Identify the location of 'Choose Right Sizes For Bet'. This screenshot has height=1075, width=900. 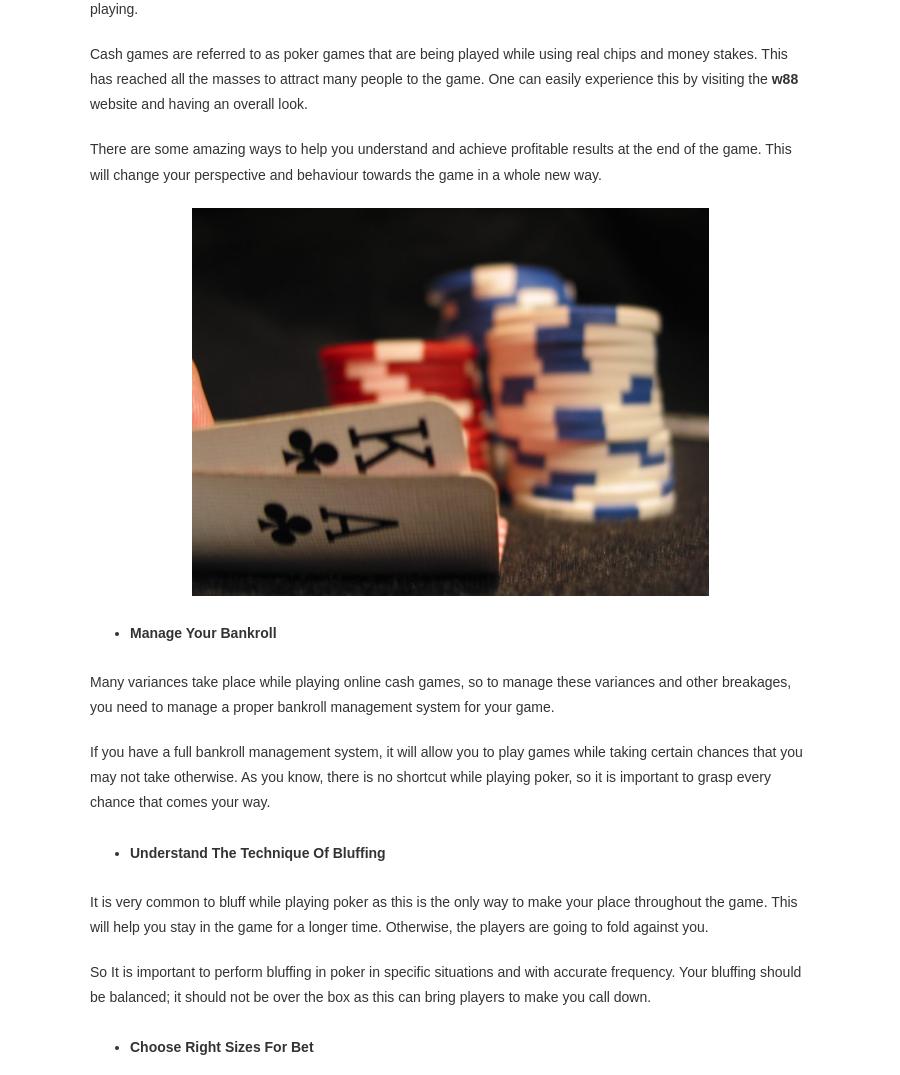
(221, 1045).